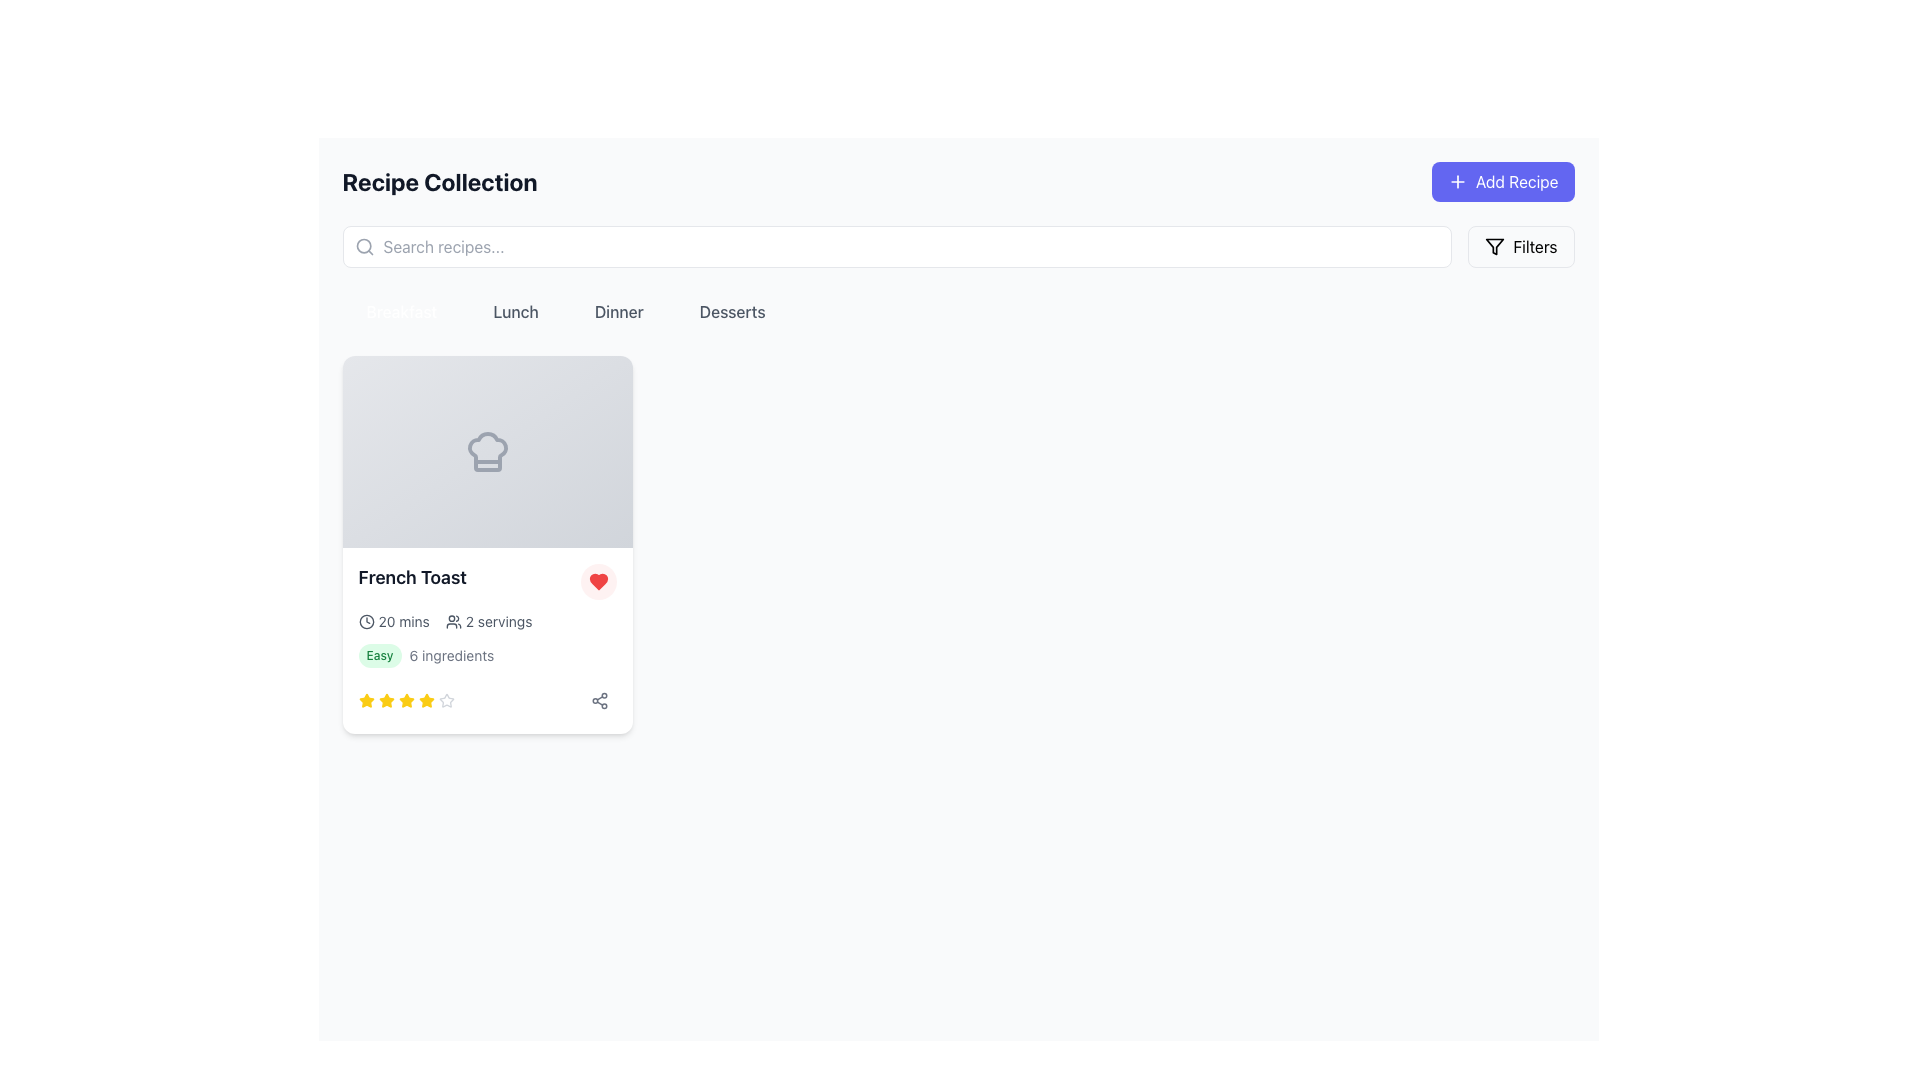  I want to click on the filter button located at the top-right corner of the interface, to the right of the 'Add Recipe' button, so click(1520, 245).